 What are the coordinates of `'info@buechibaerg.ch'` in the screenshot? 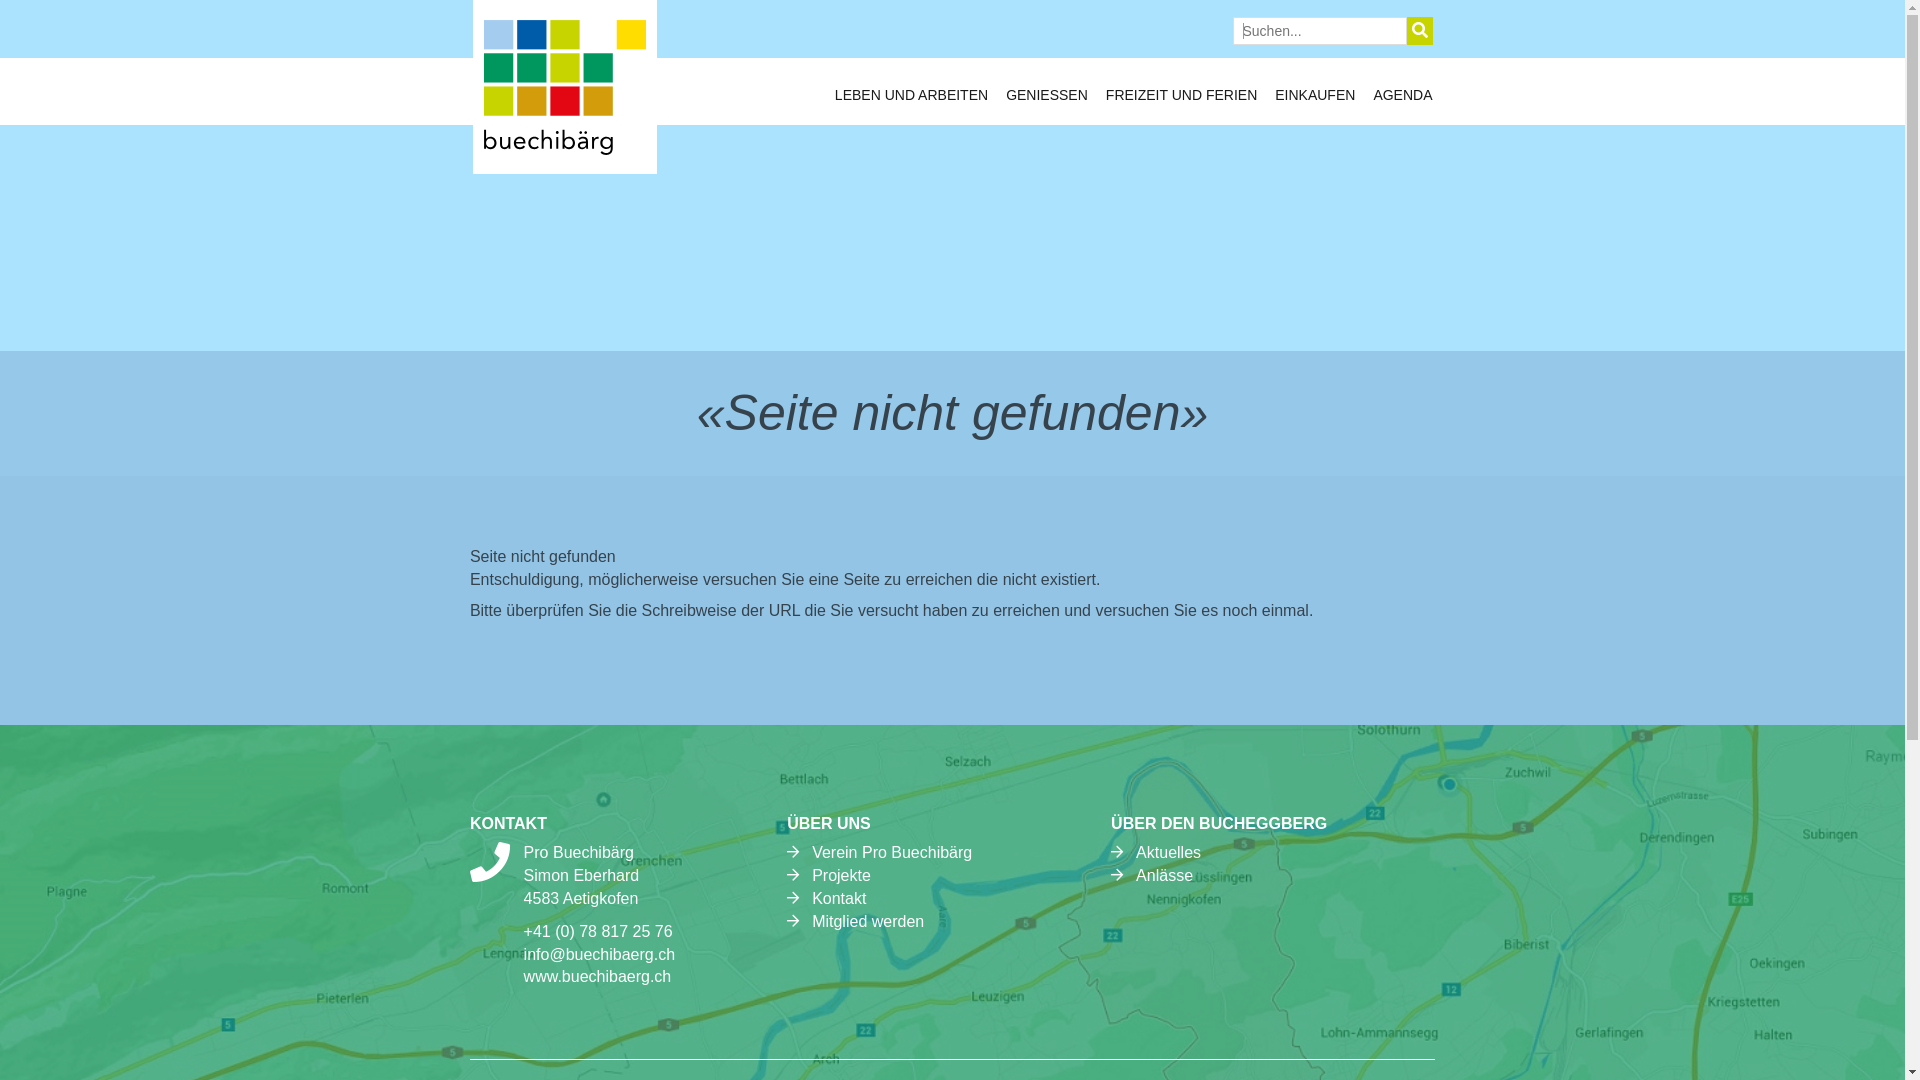 It's located at (598, 953).